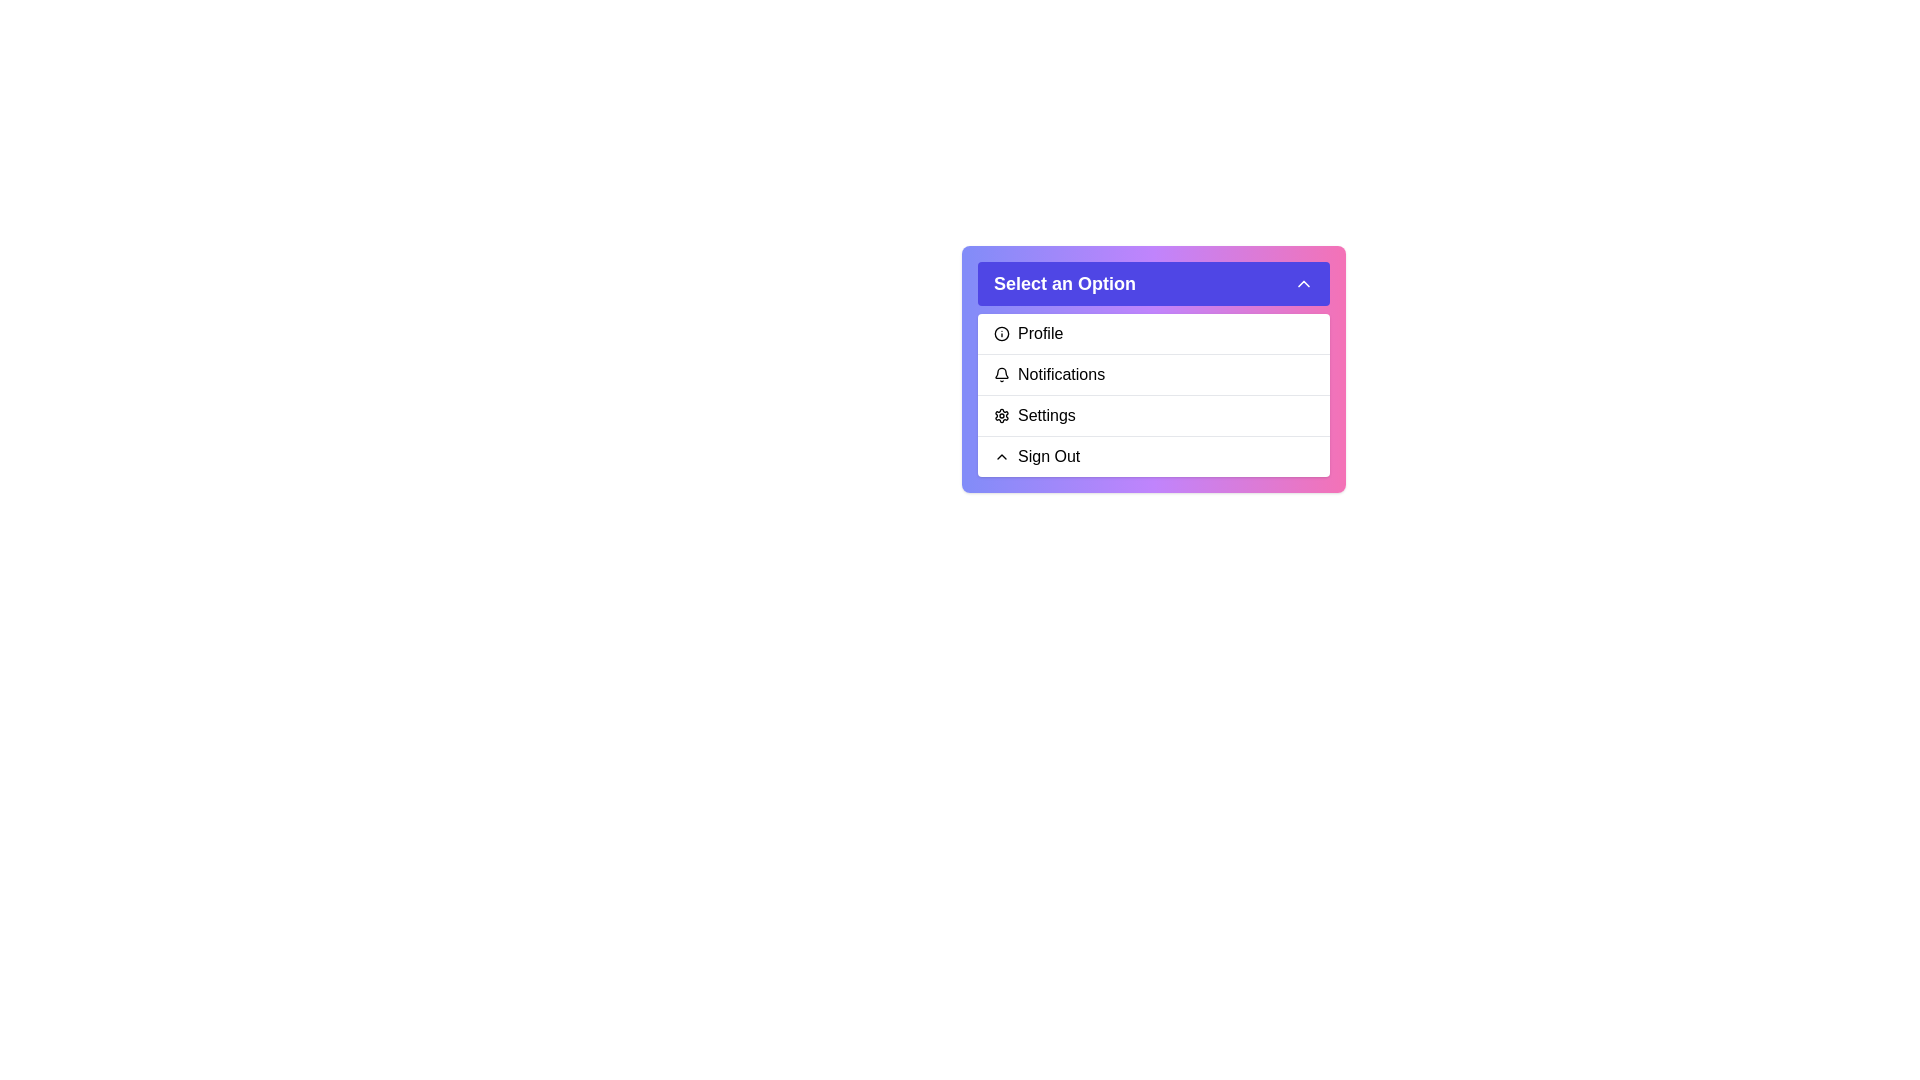 The height and width of the screenshot is (1080, 1920). What do you see at coordinates (1153, 374) in the screenshot?
I see `the Notifications from the dropdown menu` at bounding box center [1153, 374].